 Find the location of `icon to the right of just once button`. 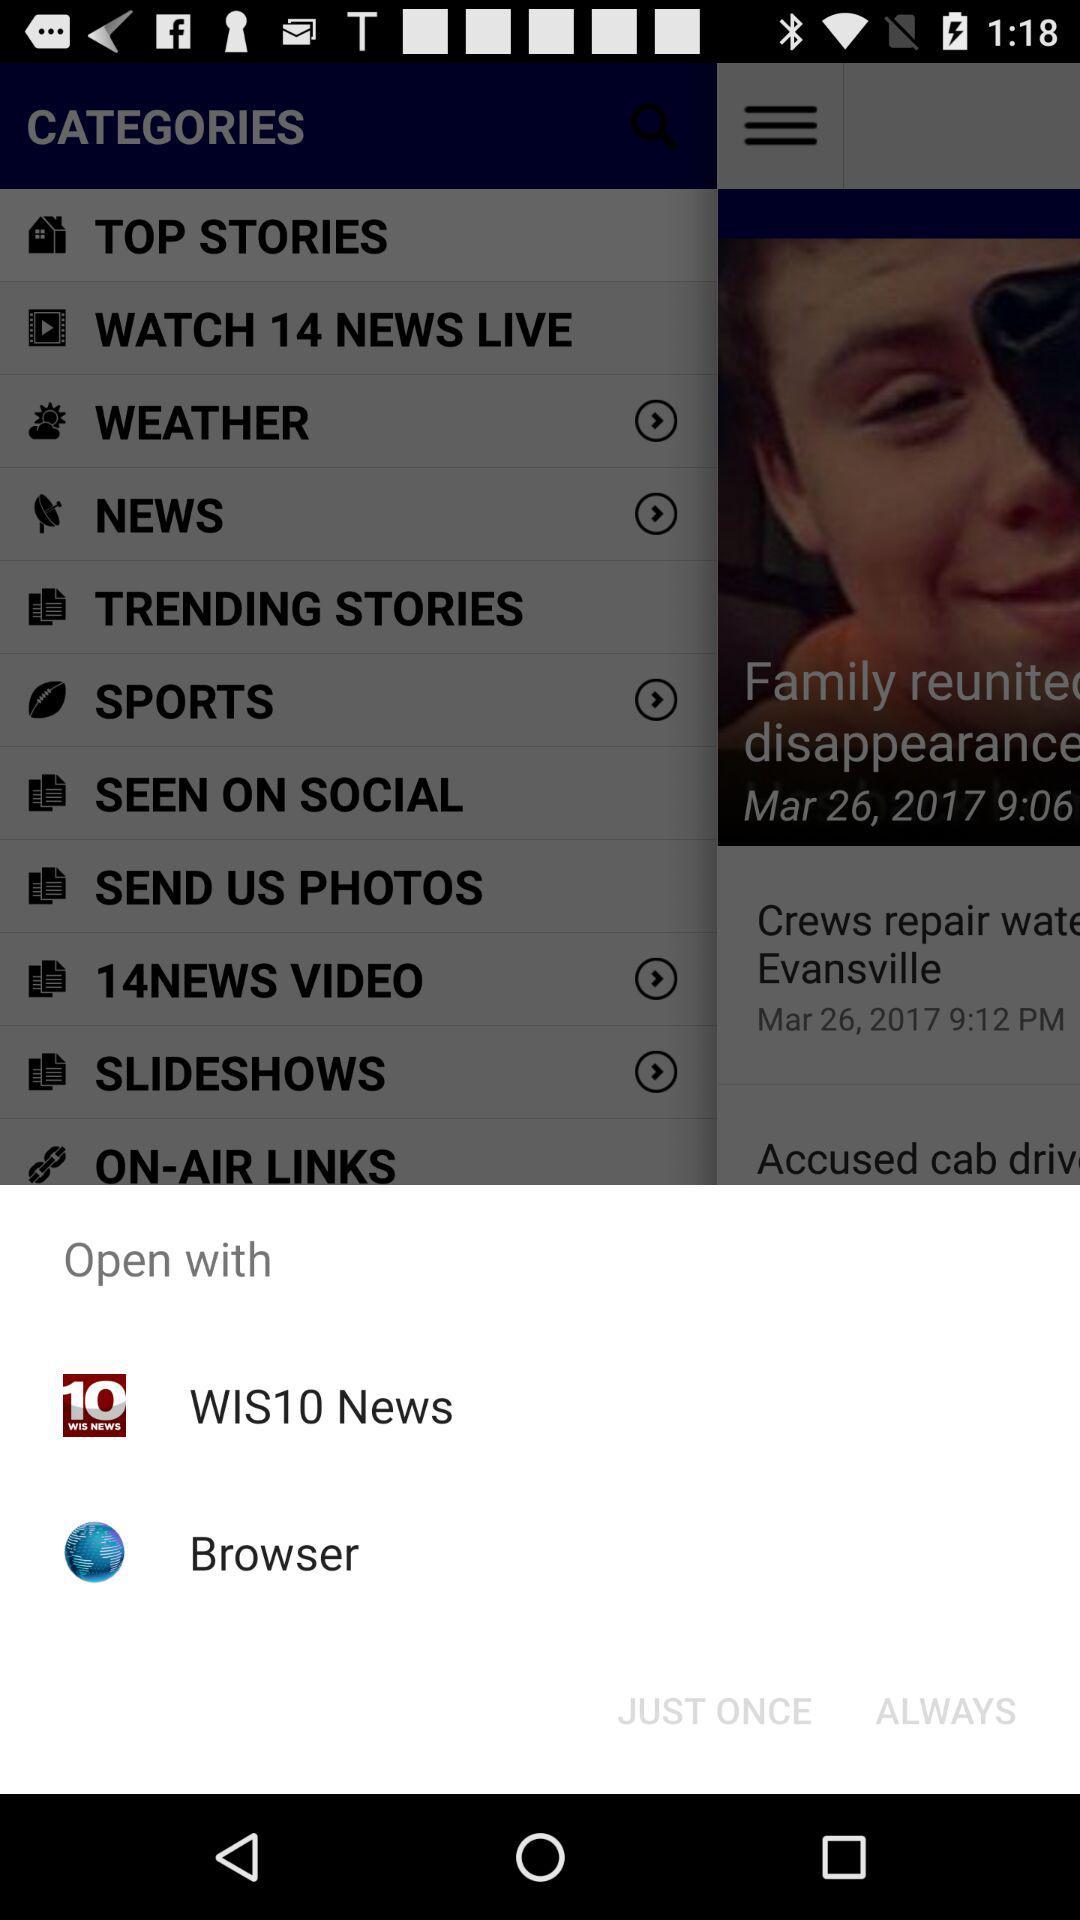

icon to the right of just once button is located at coordinates (945, 1708).